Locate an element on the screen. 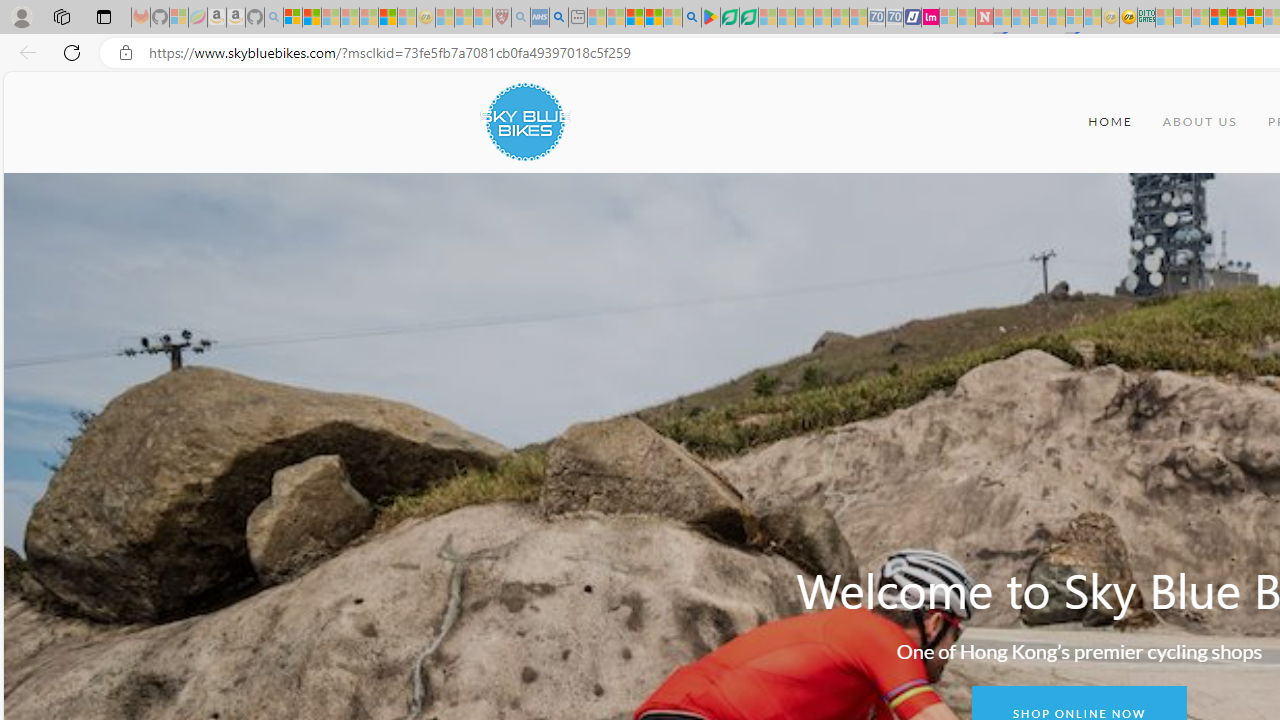 Image resolution: width=1280 pixels, height=720 pixels. 'HOME' is located at coordinates (1109, 122).